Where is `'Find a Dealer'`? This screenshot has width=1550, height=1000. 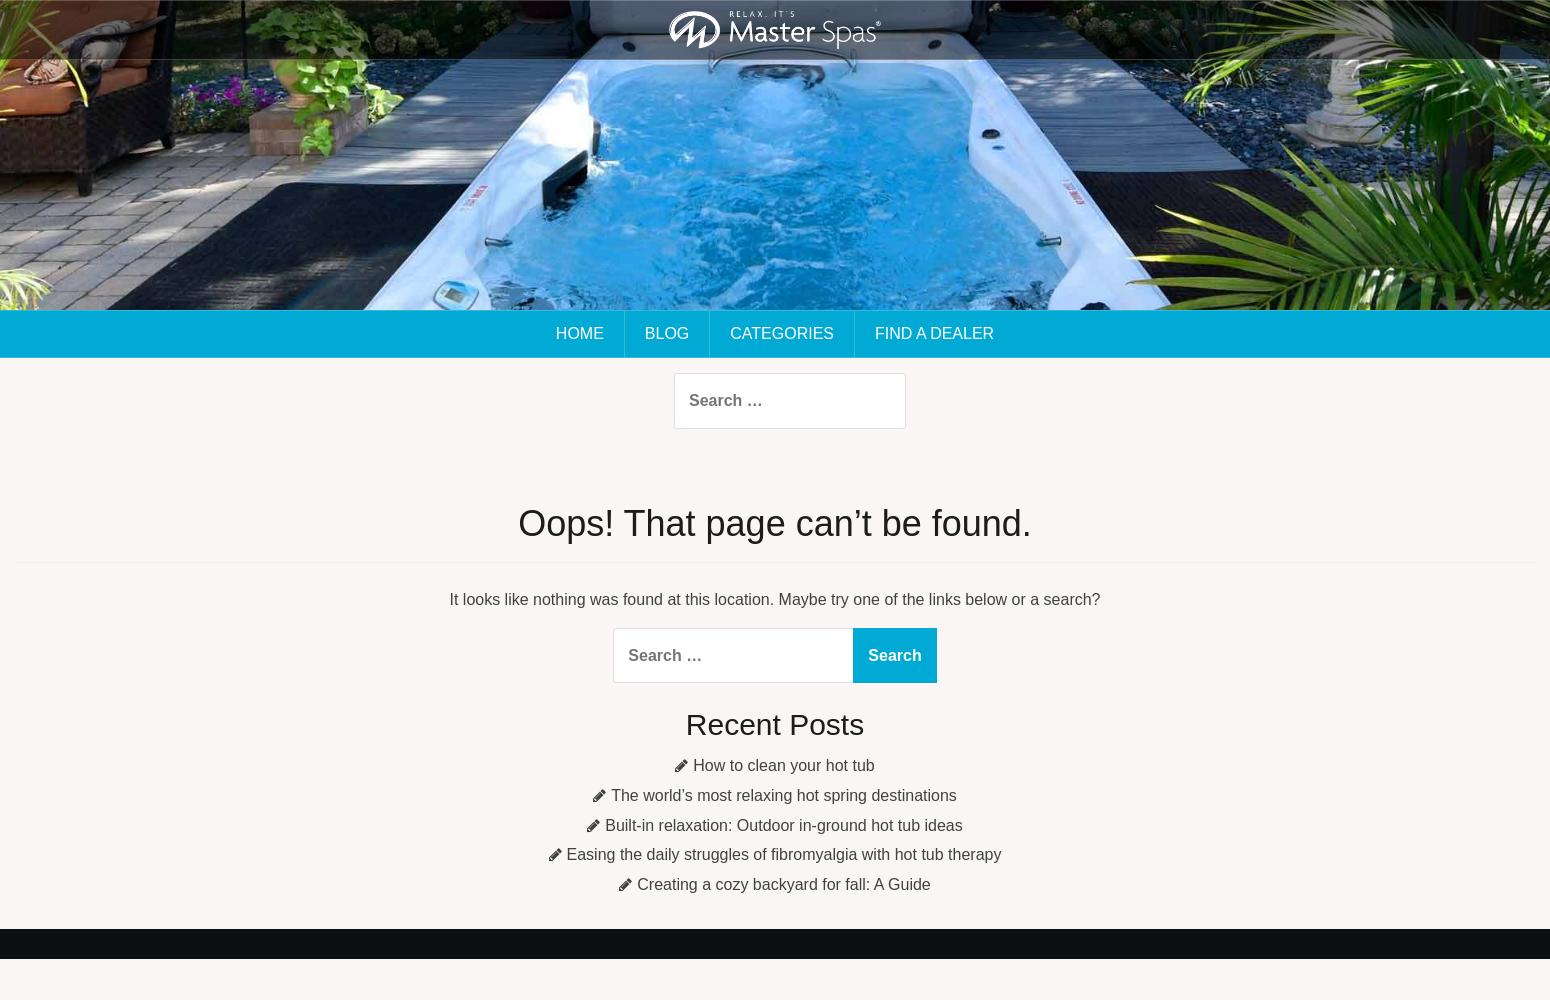
'Find a Dealer' is located at coordinates (874, 332).